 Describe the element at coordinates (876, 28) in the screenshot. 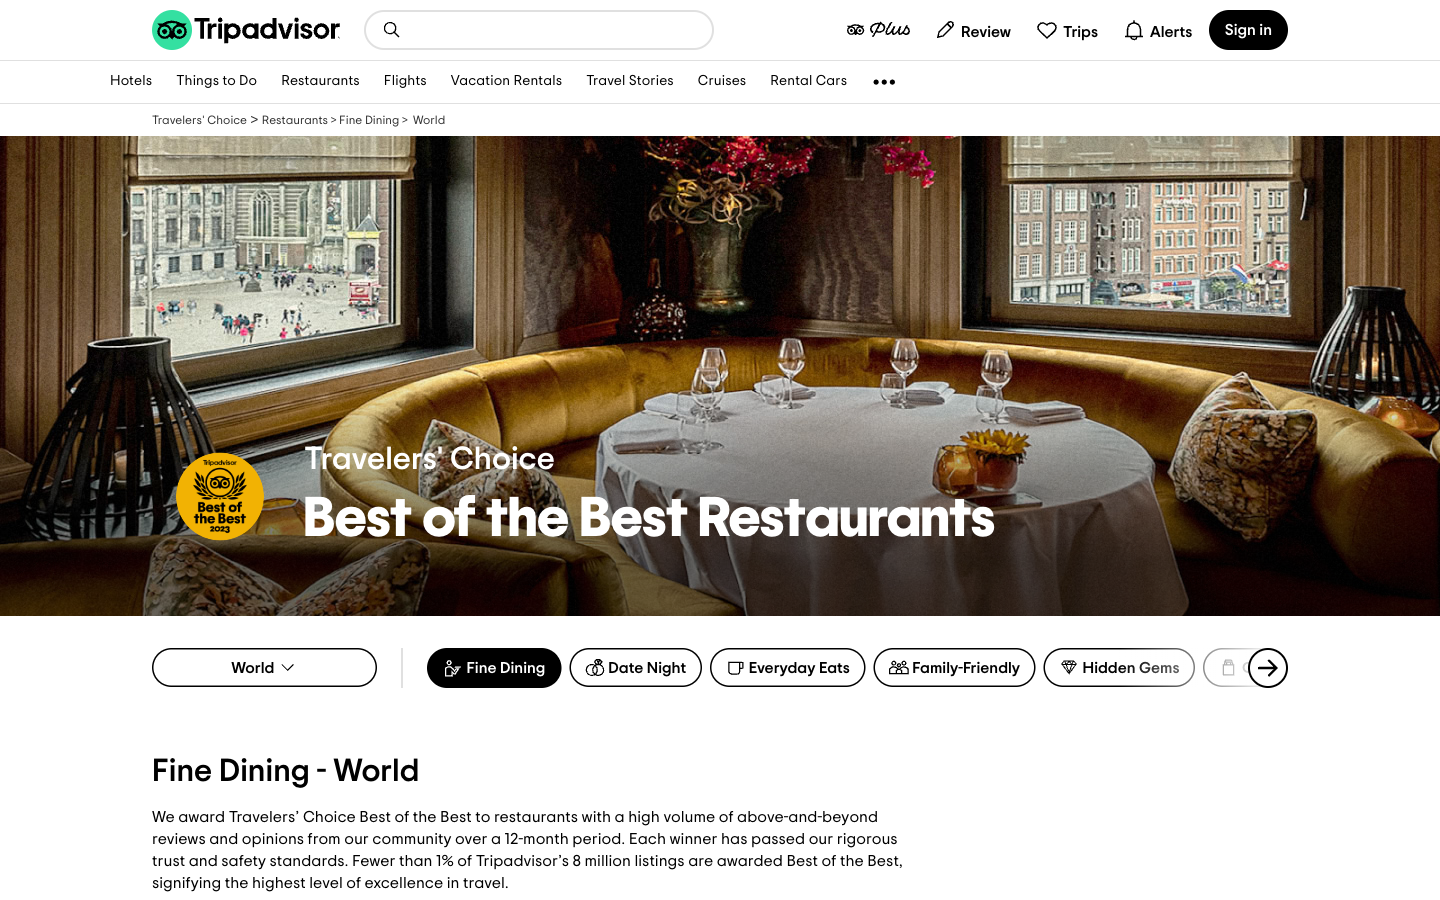

I see `the plus members section on the website` at that location.